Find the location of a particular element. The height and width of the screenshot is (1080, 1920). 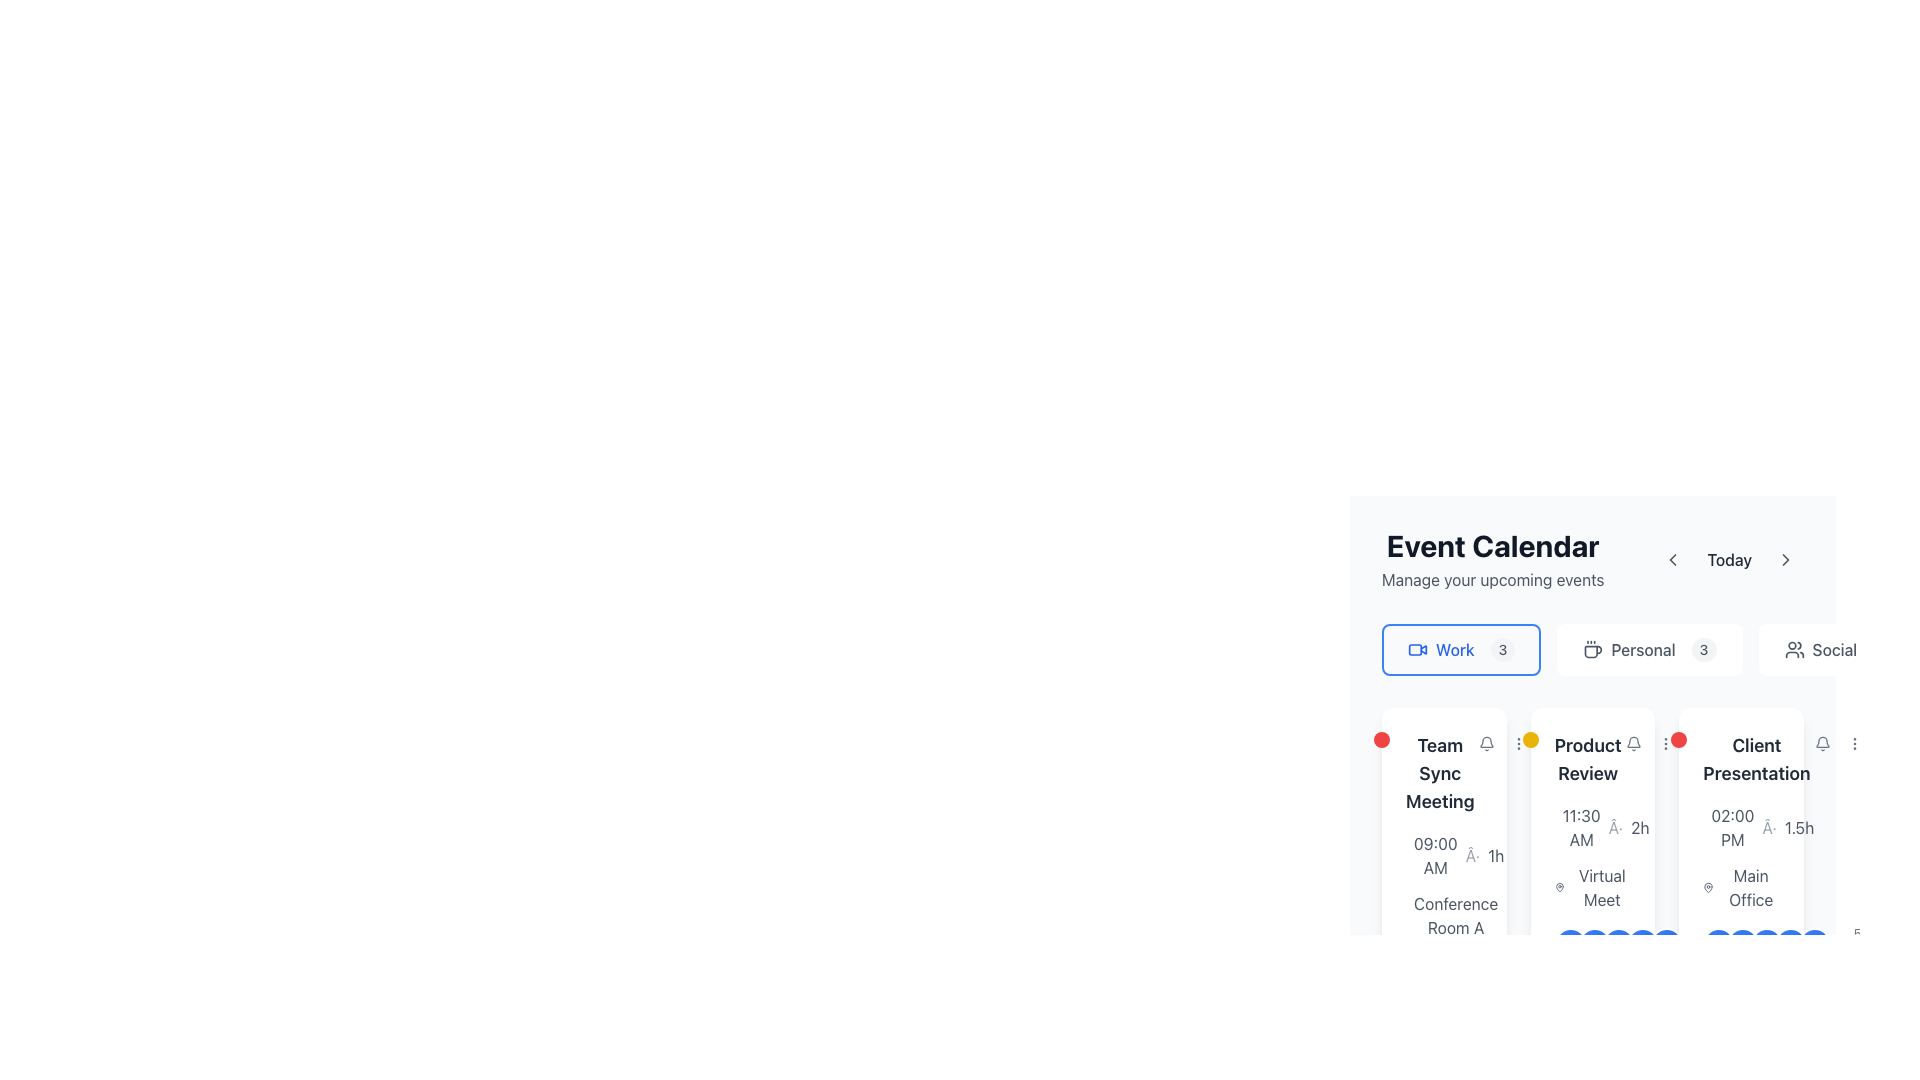

the ellipsis icon located at the top-right corner of the 'Client Presentation' card is located at coordinates (1853, 744).